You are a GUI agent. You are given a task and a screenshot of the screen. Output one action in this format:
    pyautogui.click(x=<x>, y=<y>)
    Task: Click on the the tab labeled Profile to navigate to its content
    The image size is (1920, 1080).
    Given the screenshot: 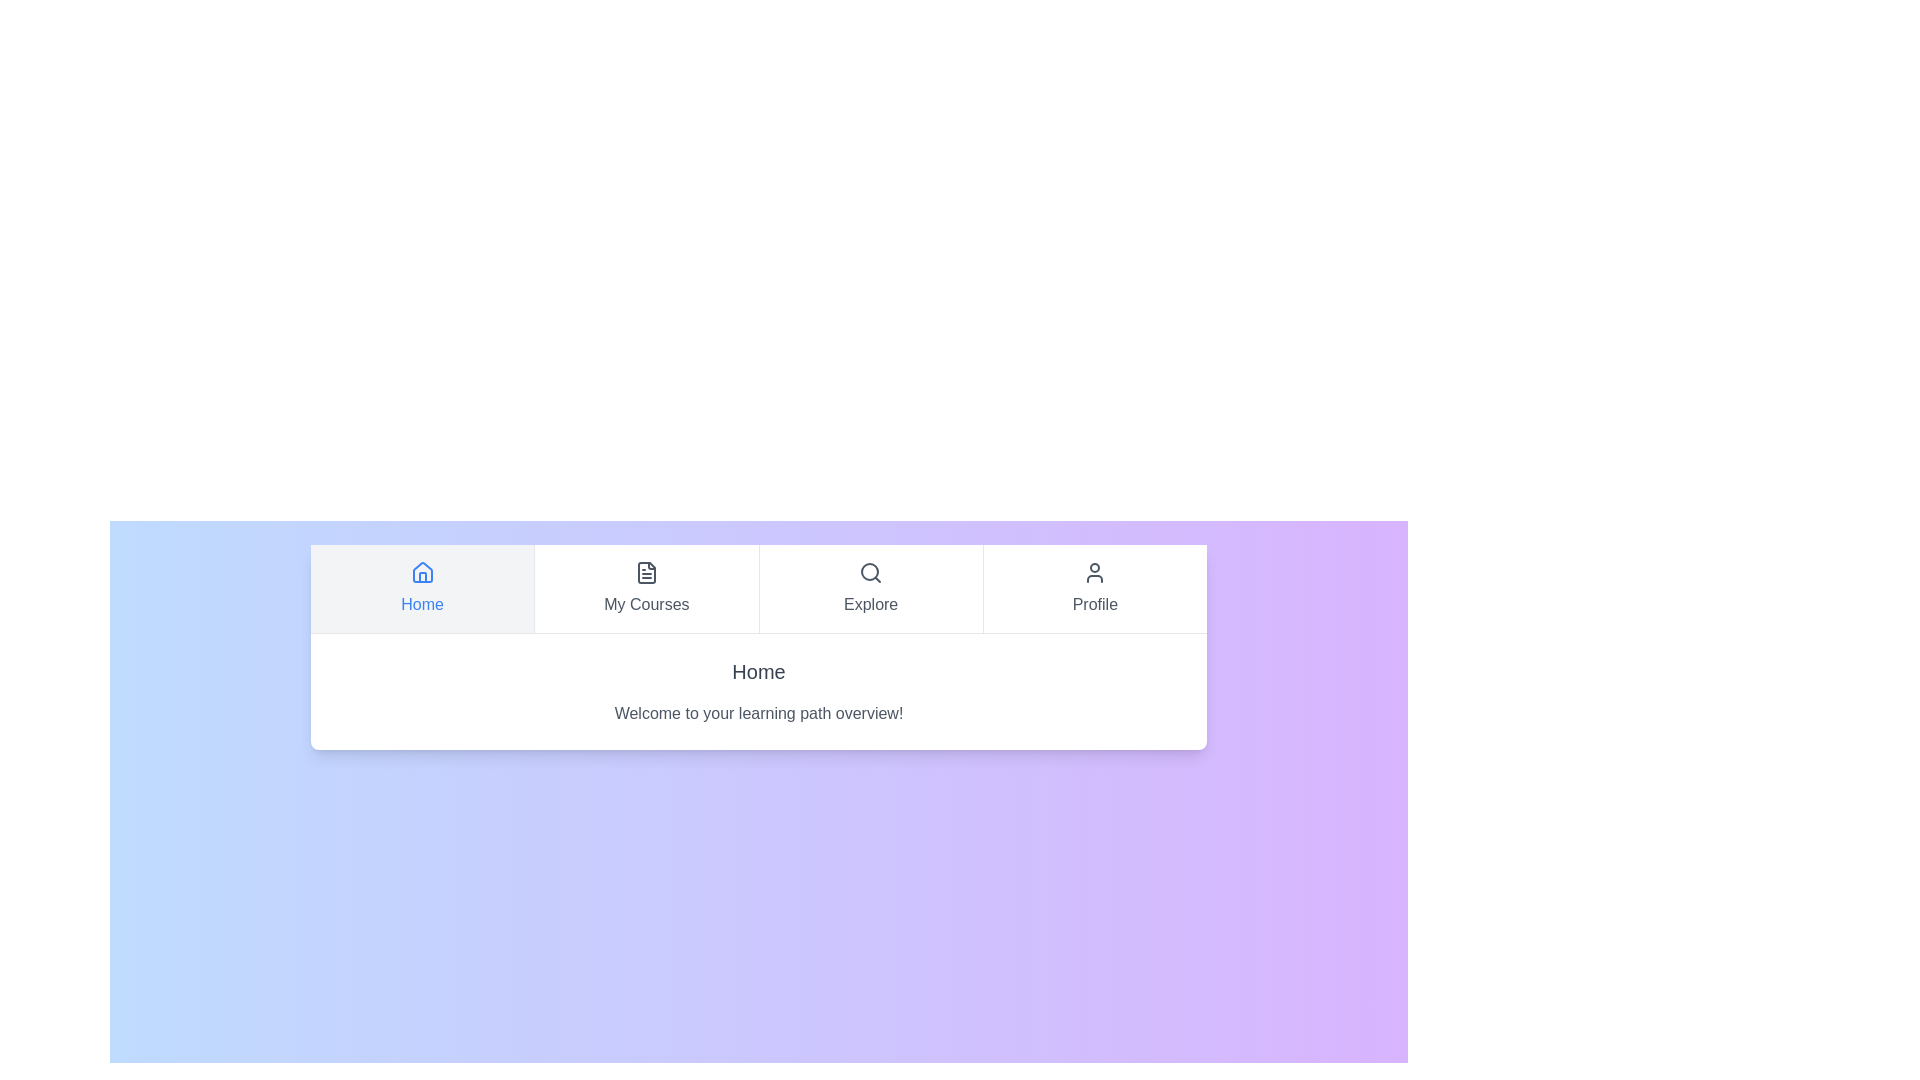 What is the action you would take?
    pyautogui.click(x=1093, y=588)
    